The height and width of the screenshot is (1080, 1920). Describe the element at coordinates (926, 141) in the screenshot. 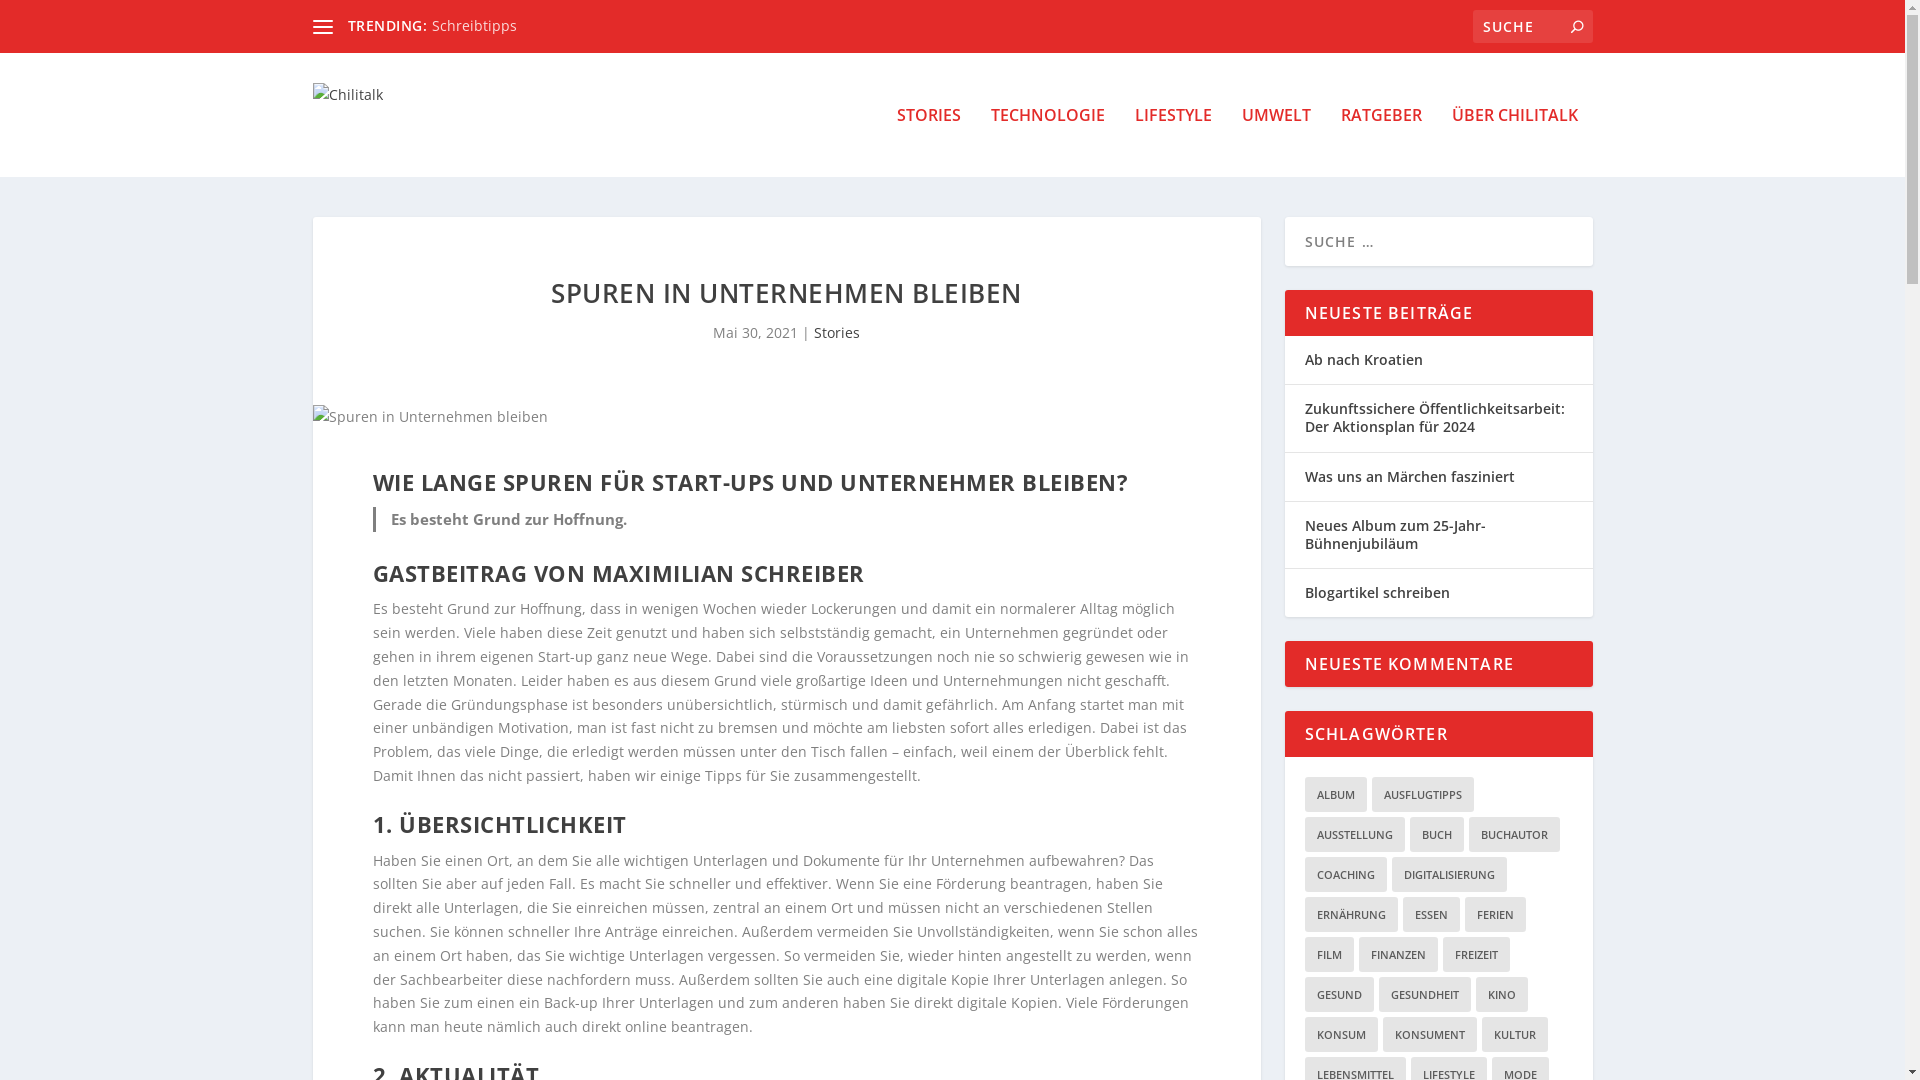

I see `'STORIES'` at that location.